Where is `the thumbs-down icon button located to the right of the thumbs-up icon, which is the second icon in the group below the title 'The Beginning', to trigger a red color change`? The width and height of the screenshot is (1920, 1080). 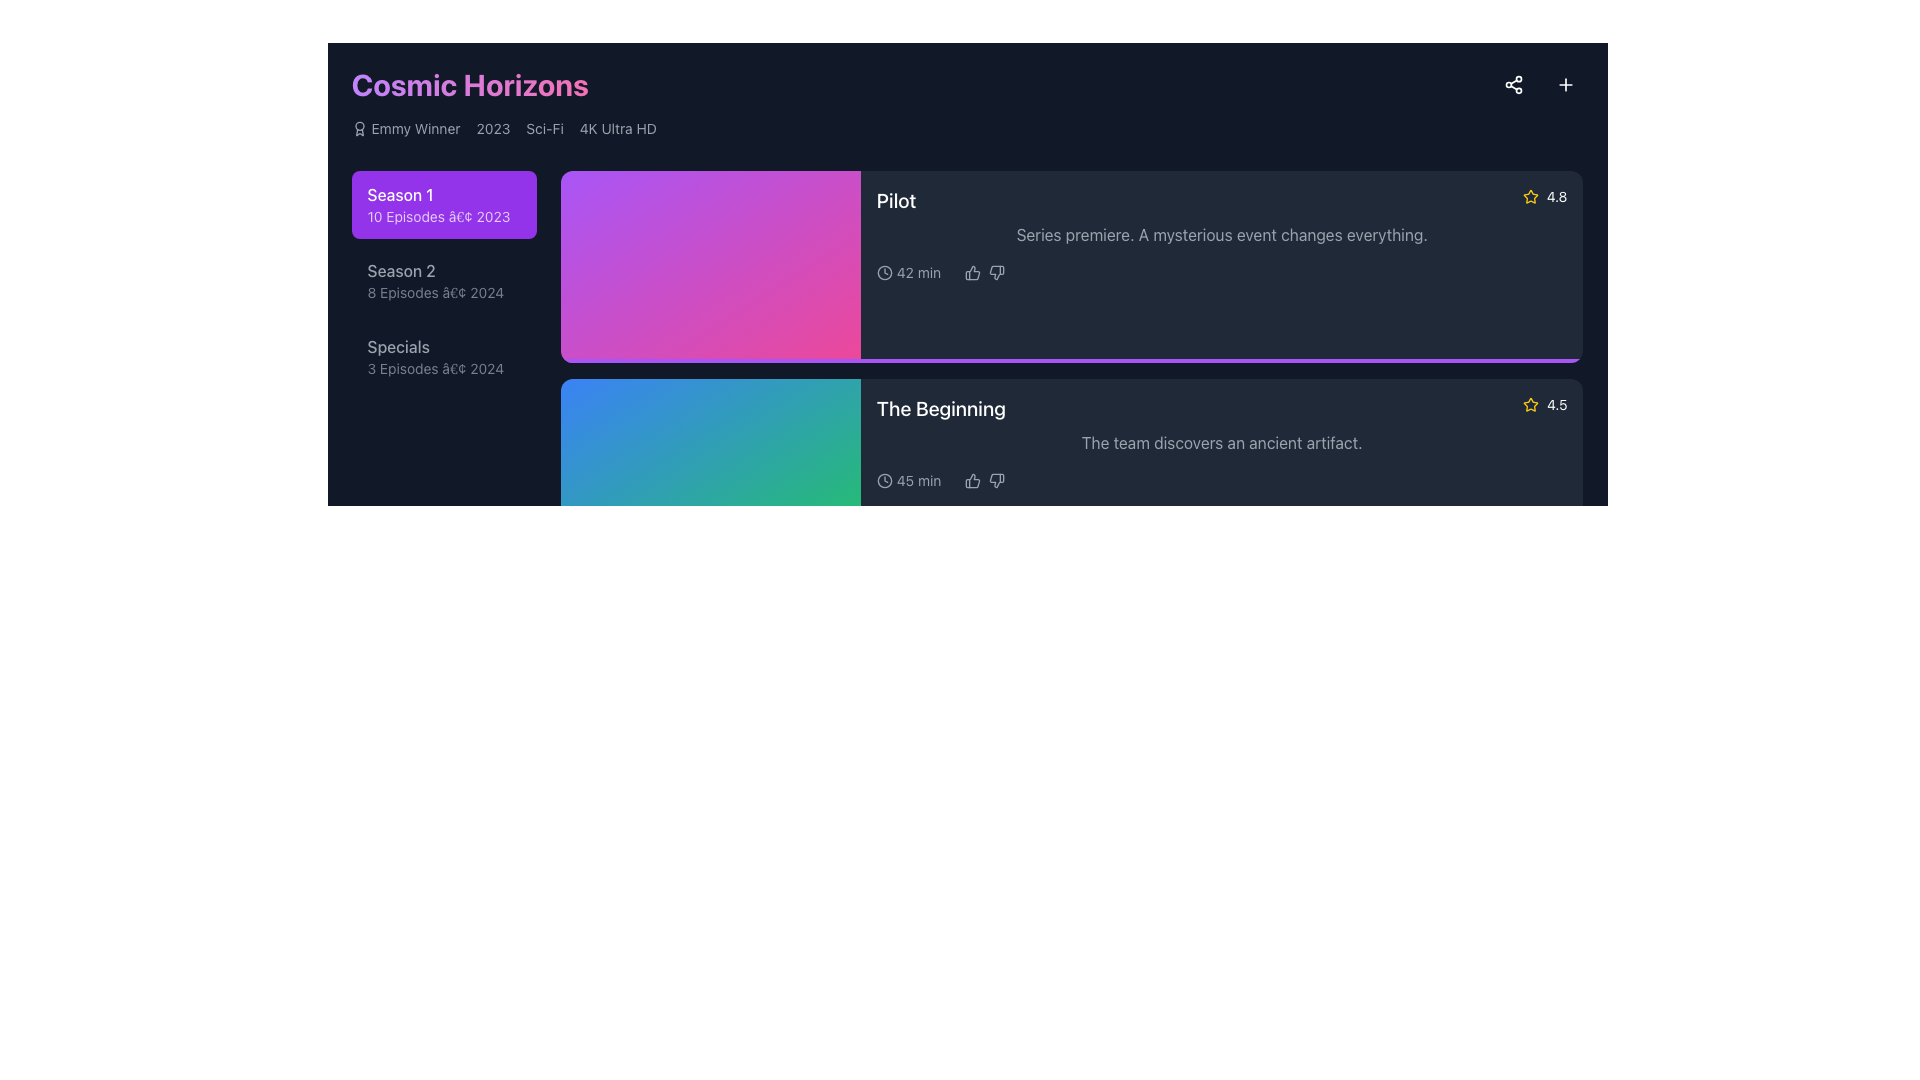 the thumbs-down icon button located to the right of the thumbs-up icon, which is the second icon in the group below the title 'The Beginning', to trigger a red color change is located at coordinates (997, 688).